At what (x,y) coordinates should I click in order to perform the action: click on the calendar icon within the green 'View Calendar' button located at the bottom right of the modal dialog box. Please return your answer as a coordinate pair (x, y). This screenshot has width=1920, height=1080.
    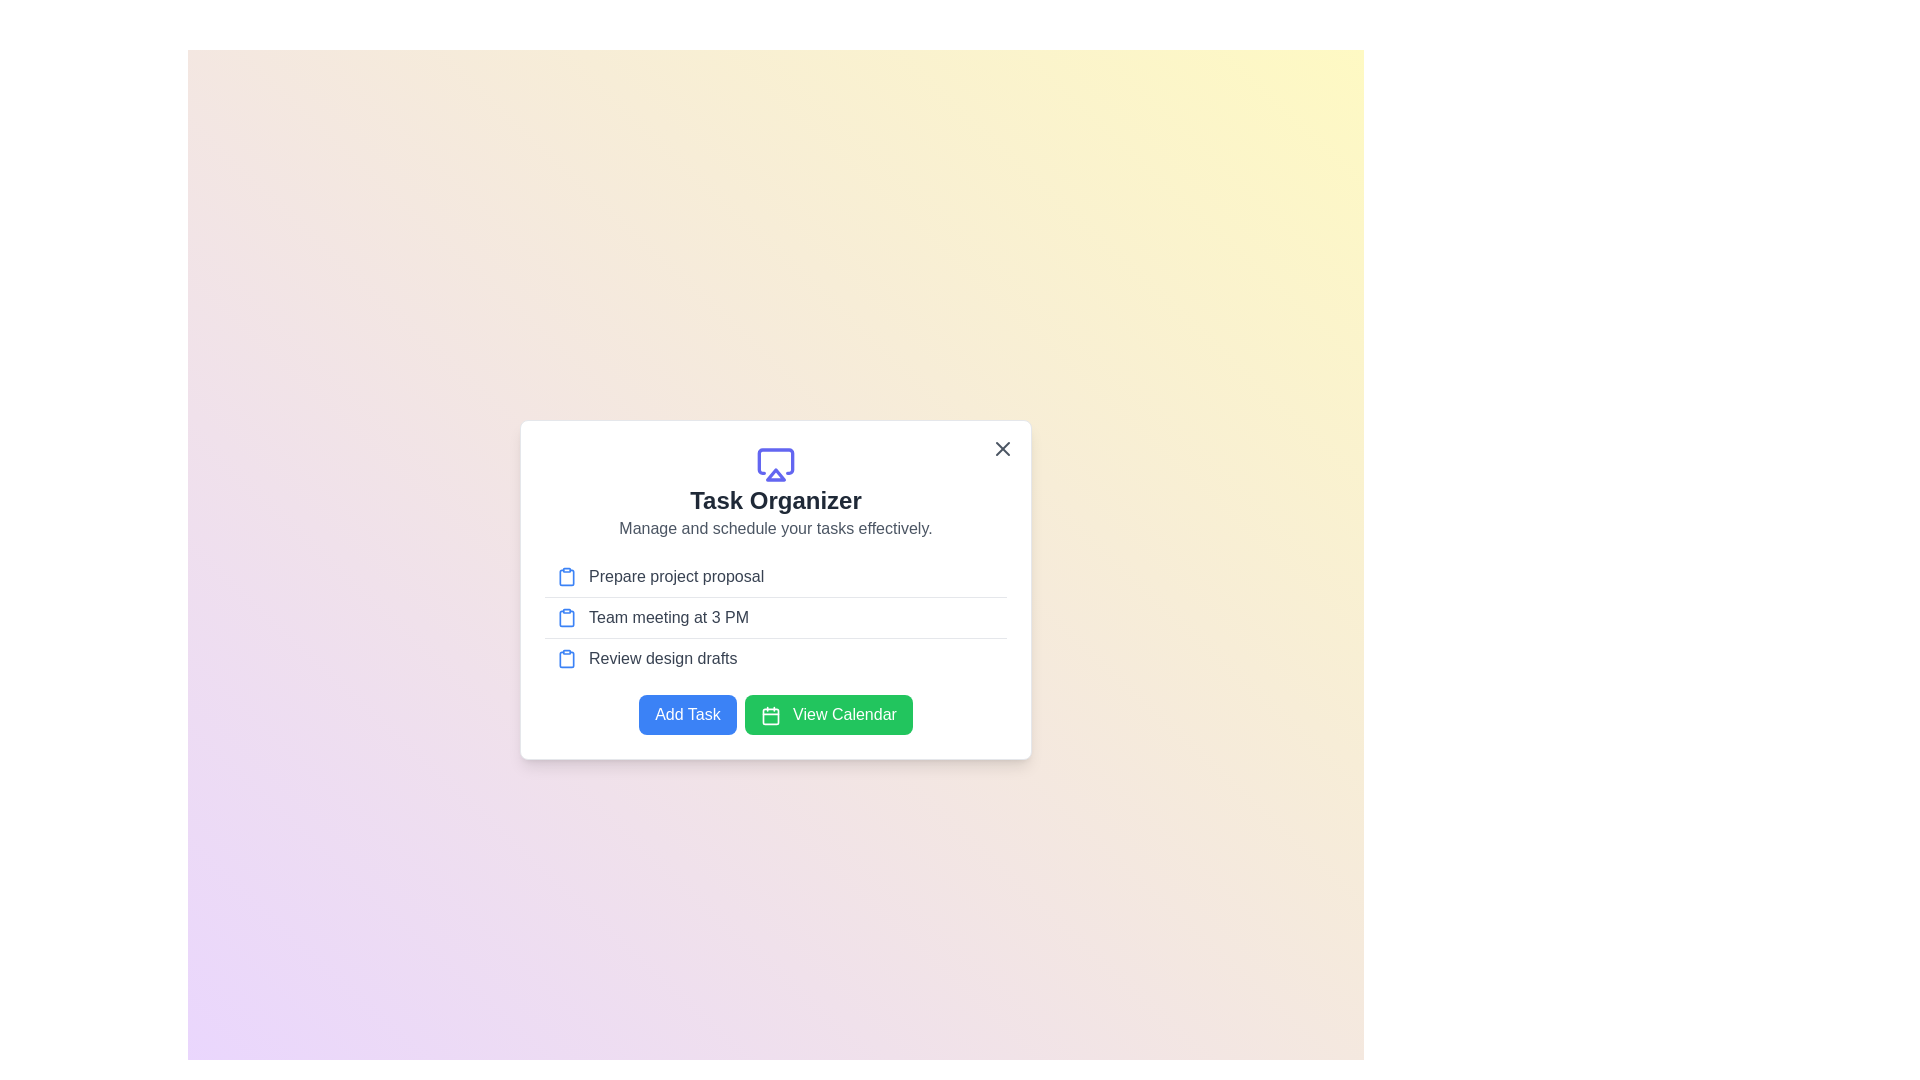
    Looking at the image, I should click on (769, 714).